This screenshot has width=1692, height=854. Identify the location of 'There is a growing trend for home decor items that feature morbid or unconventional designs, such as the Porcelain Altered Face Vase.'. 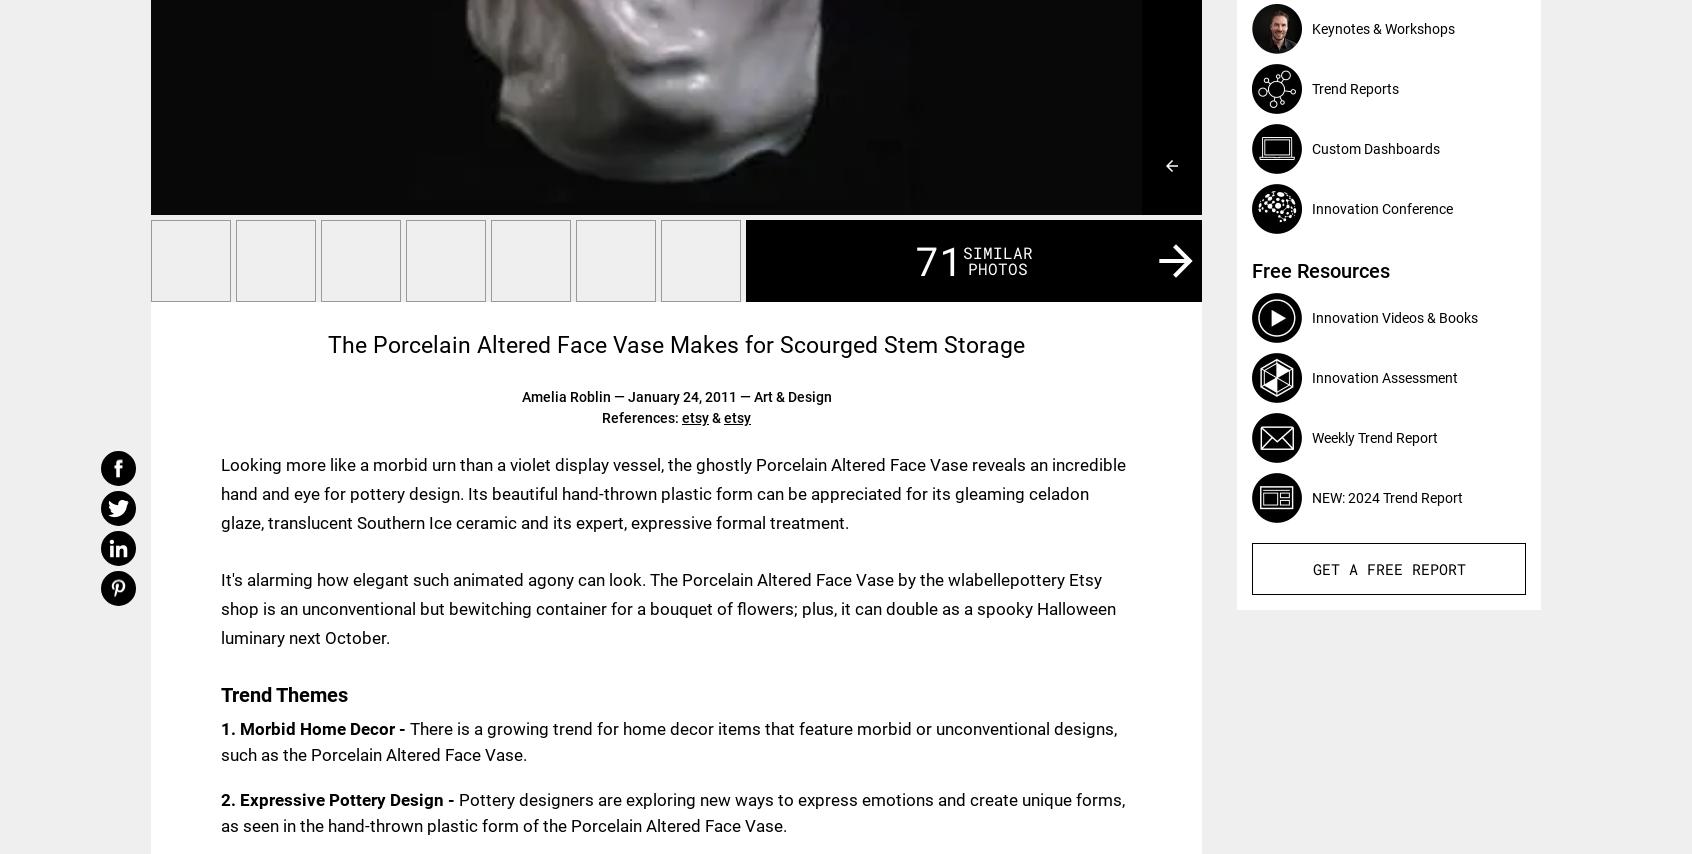
(669, 740).